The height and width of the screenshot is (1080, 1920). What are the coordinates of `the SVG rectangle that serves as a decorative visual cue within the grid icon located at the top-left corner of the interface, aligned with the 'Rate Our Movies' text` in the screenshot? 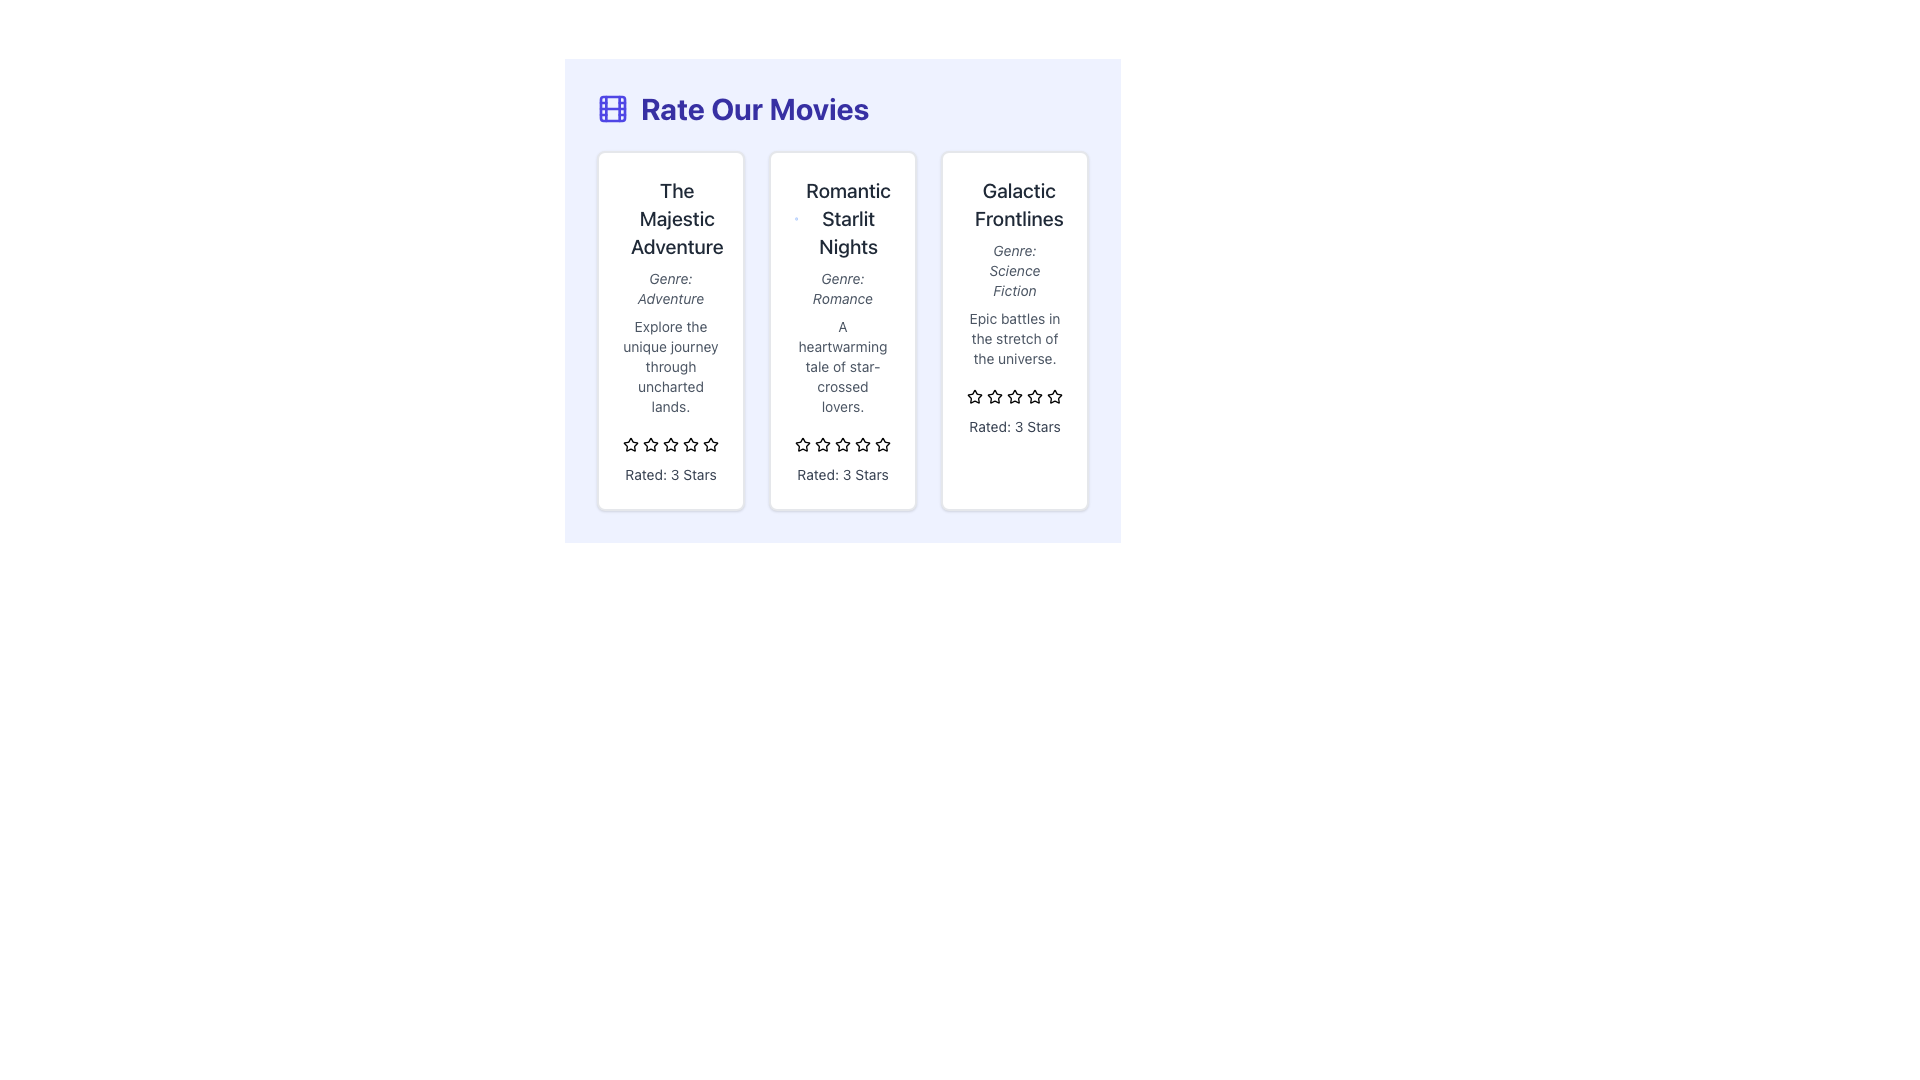 It's located at (612, 108).